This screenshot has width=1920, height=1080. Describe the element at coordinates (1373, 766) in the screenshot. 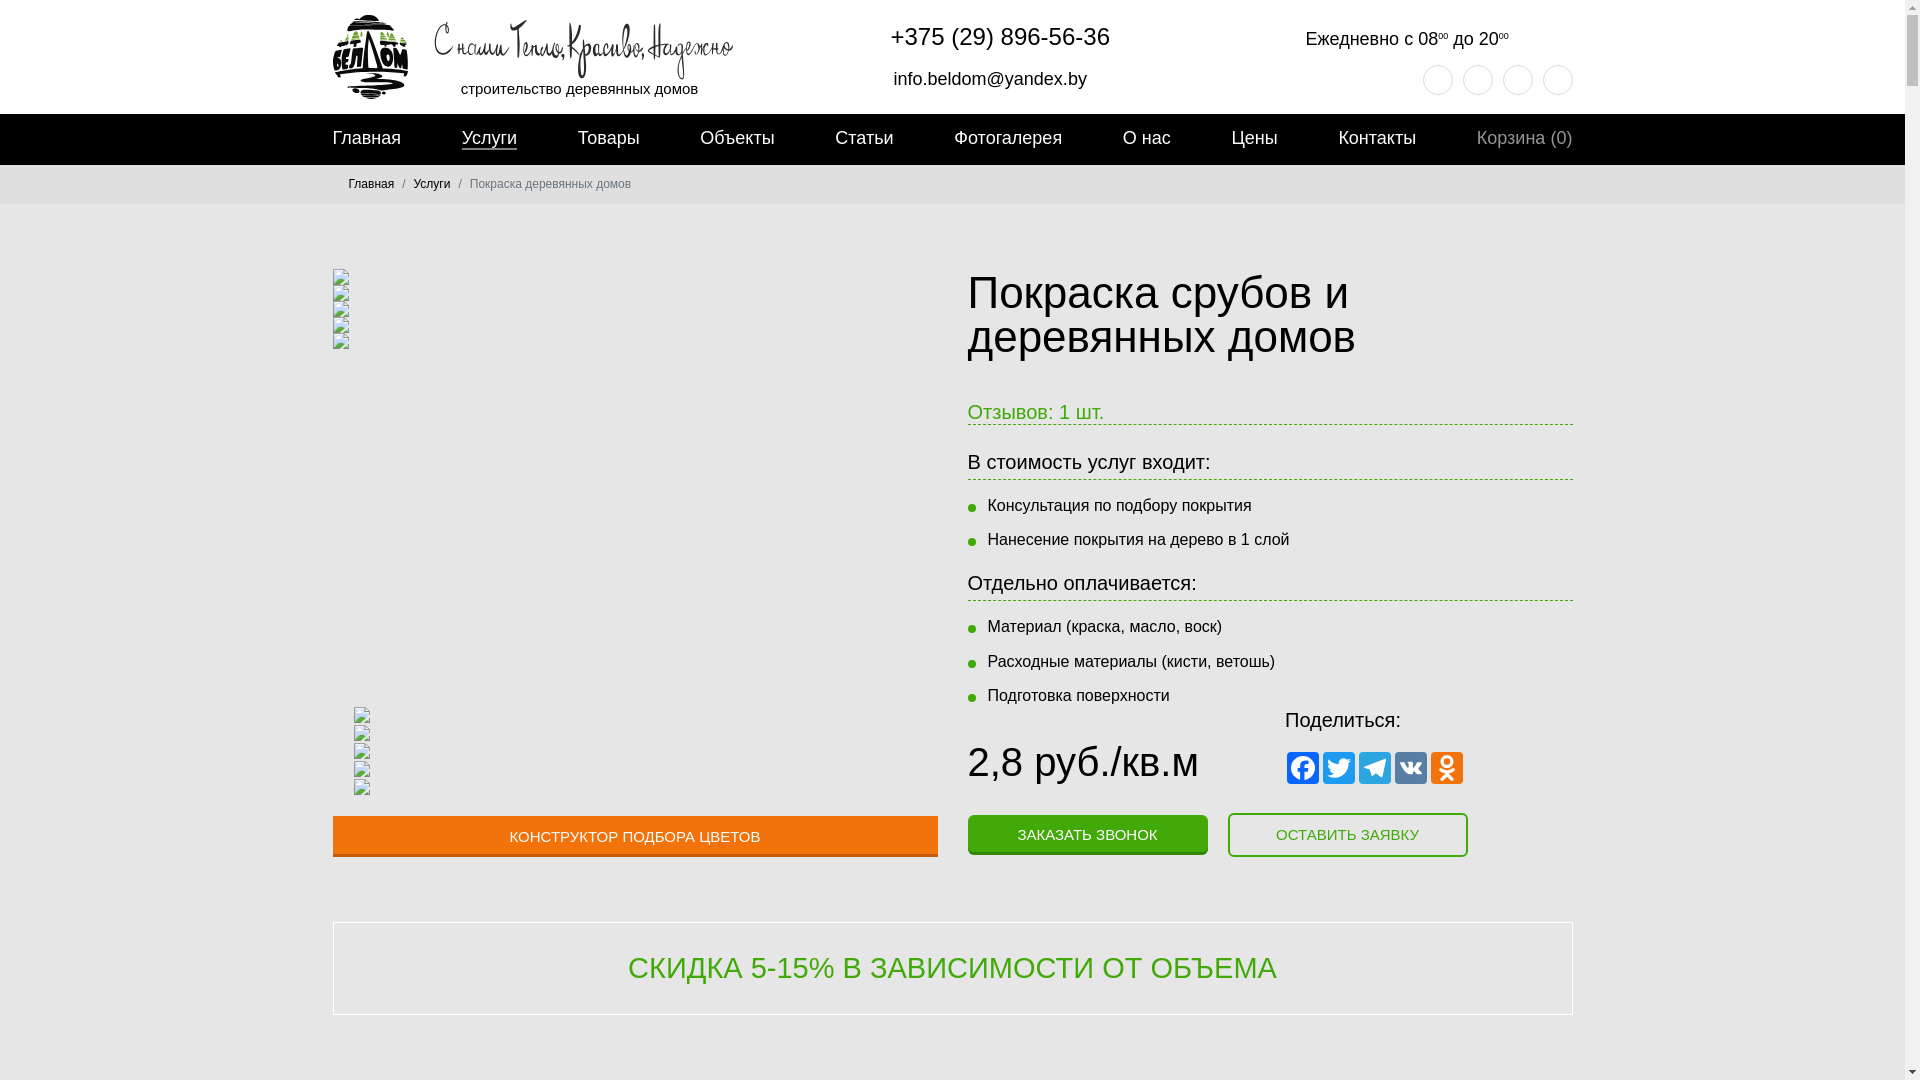

I see `'Telegram'` at that location.